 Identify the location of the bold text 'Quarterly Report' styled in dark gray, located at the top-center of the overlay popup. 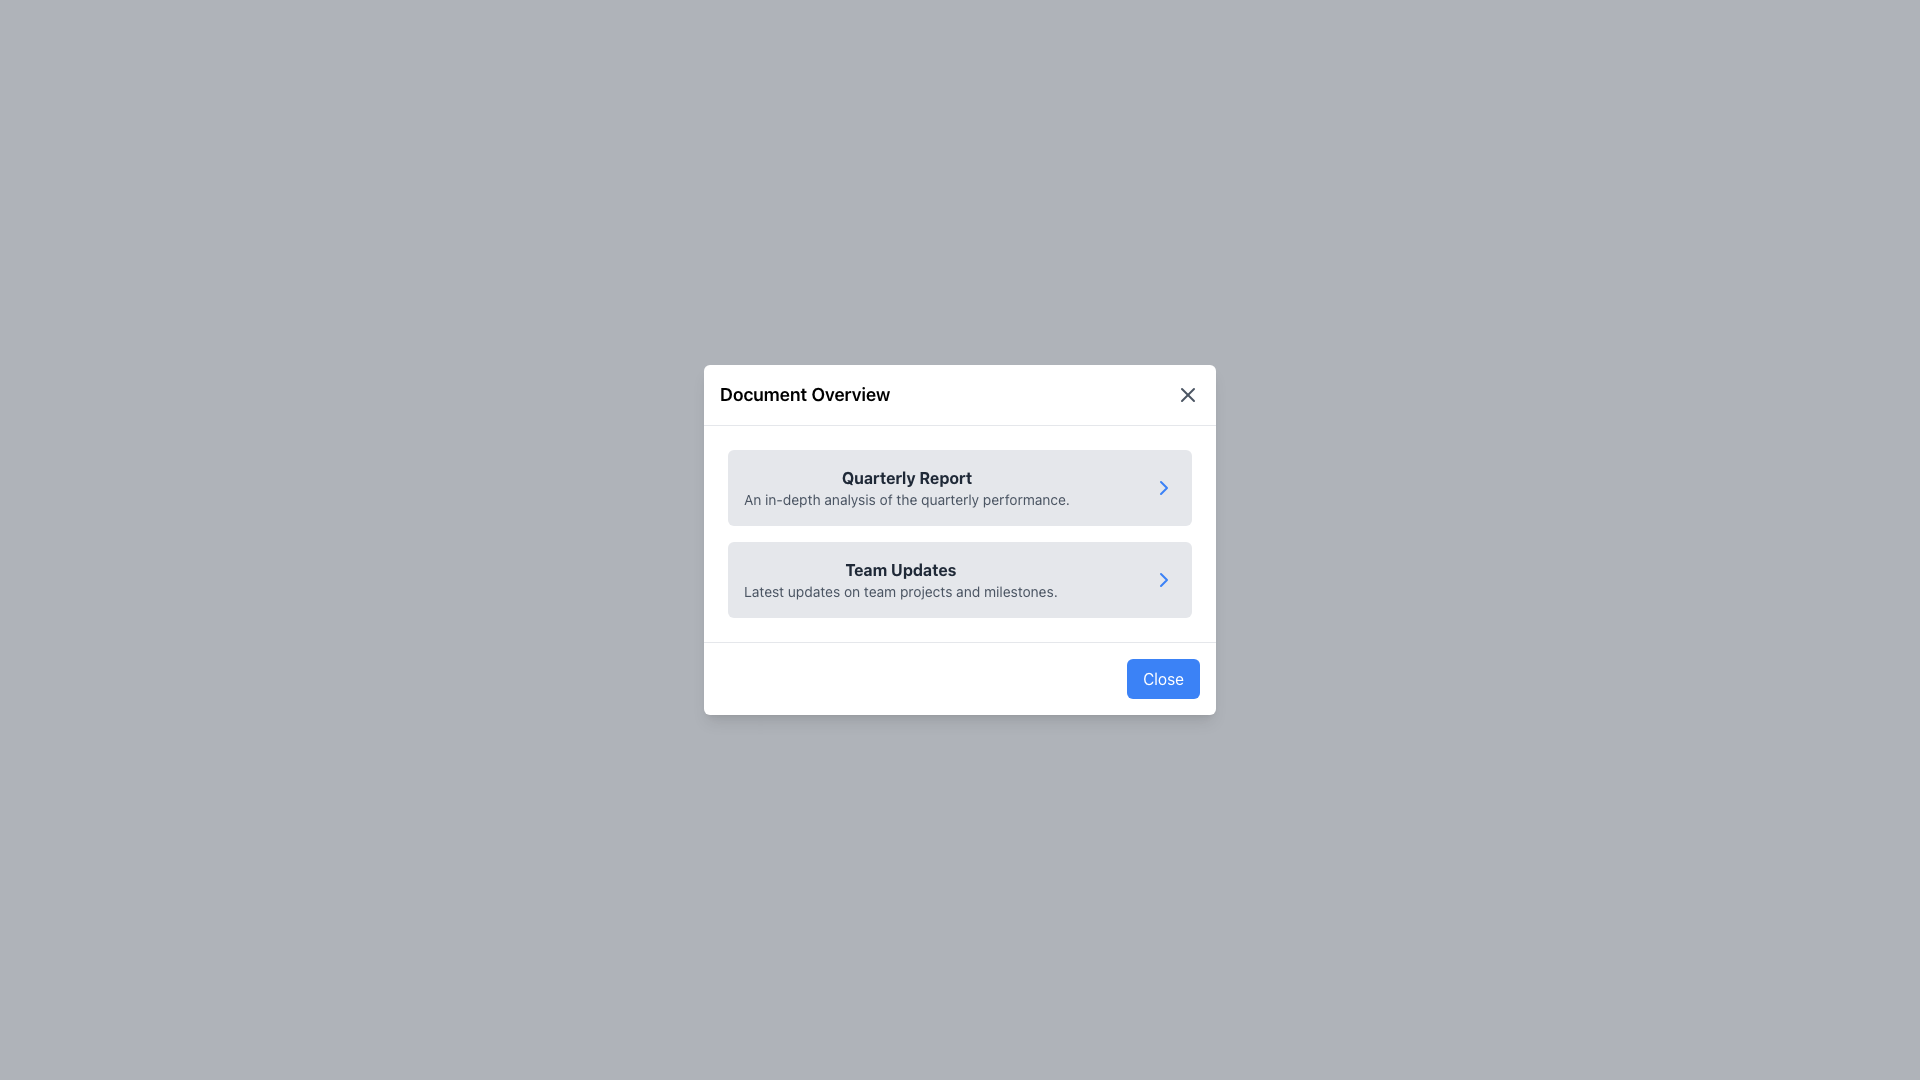
(906, 478).